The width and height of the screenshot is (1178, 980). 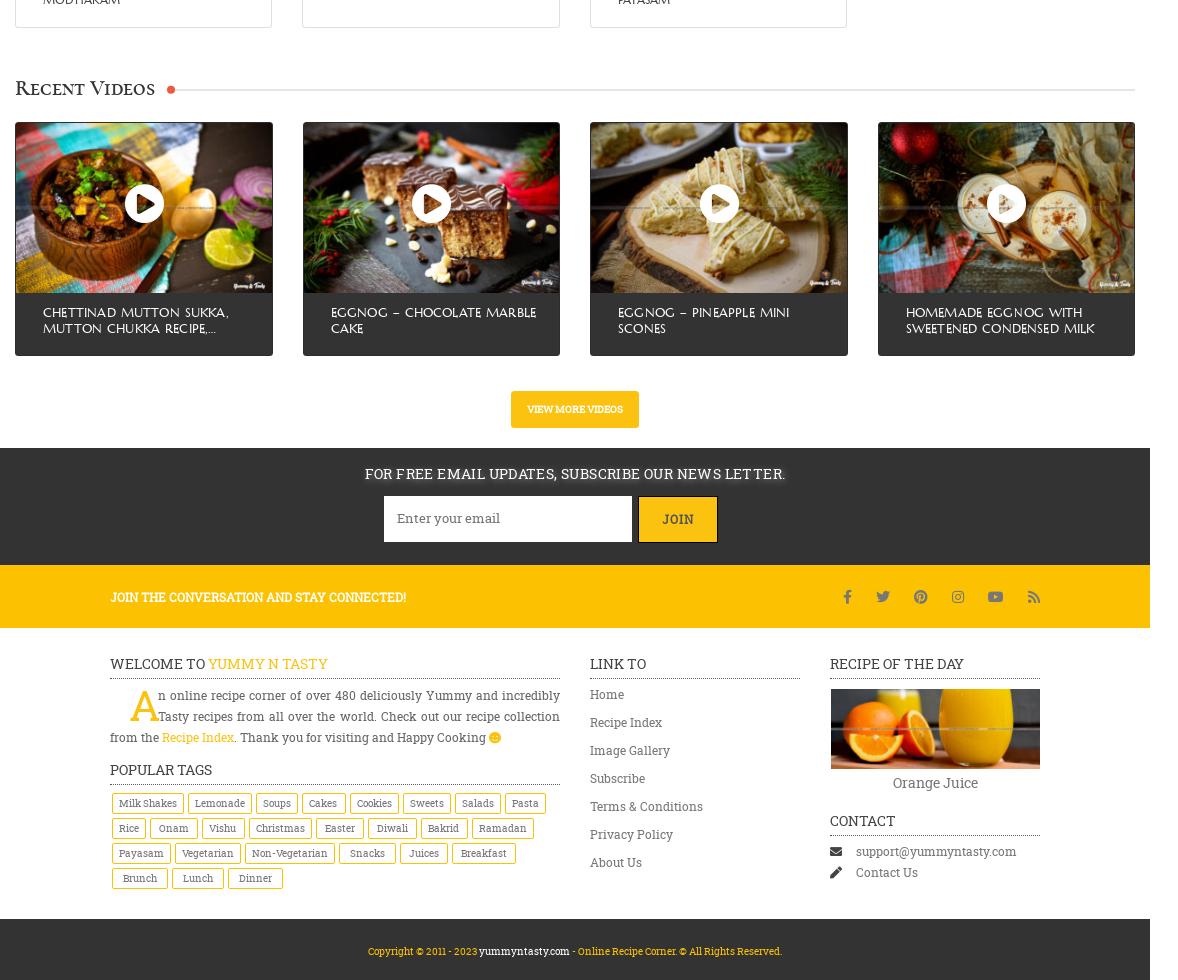 I want to click on '- Online Recipe Corner. © All Rights Reserved.', so click(x=675, y=950).